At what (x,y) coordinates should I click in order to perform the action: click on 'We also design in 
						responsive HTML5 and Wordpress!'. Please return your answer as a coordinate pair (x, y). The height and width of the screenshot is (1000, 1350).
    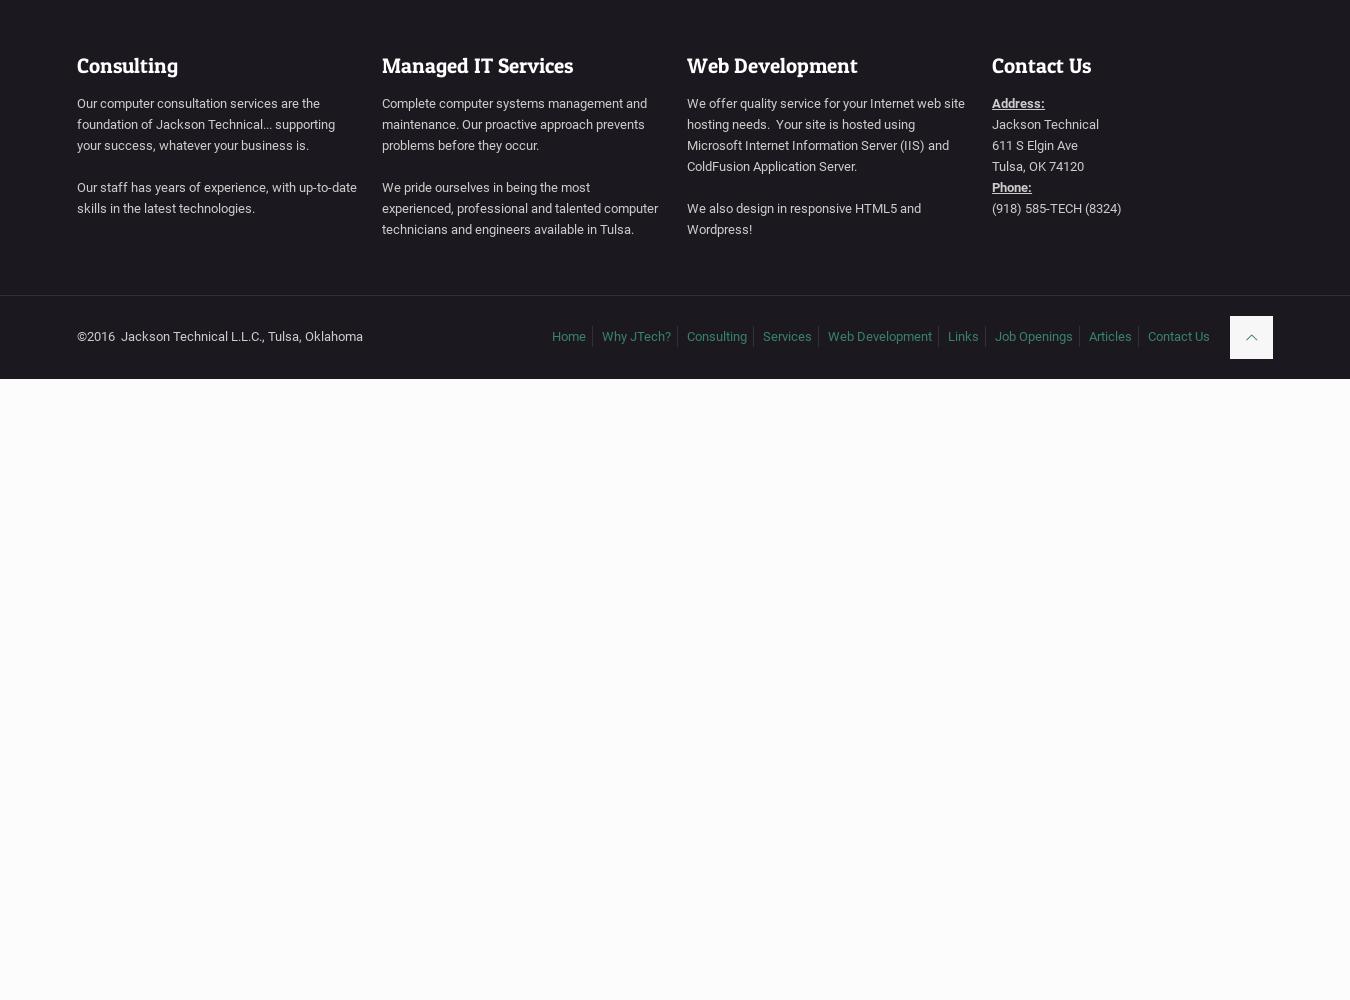
    Looking at the image, I should click on (804, 218).